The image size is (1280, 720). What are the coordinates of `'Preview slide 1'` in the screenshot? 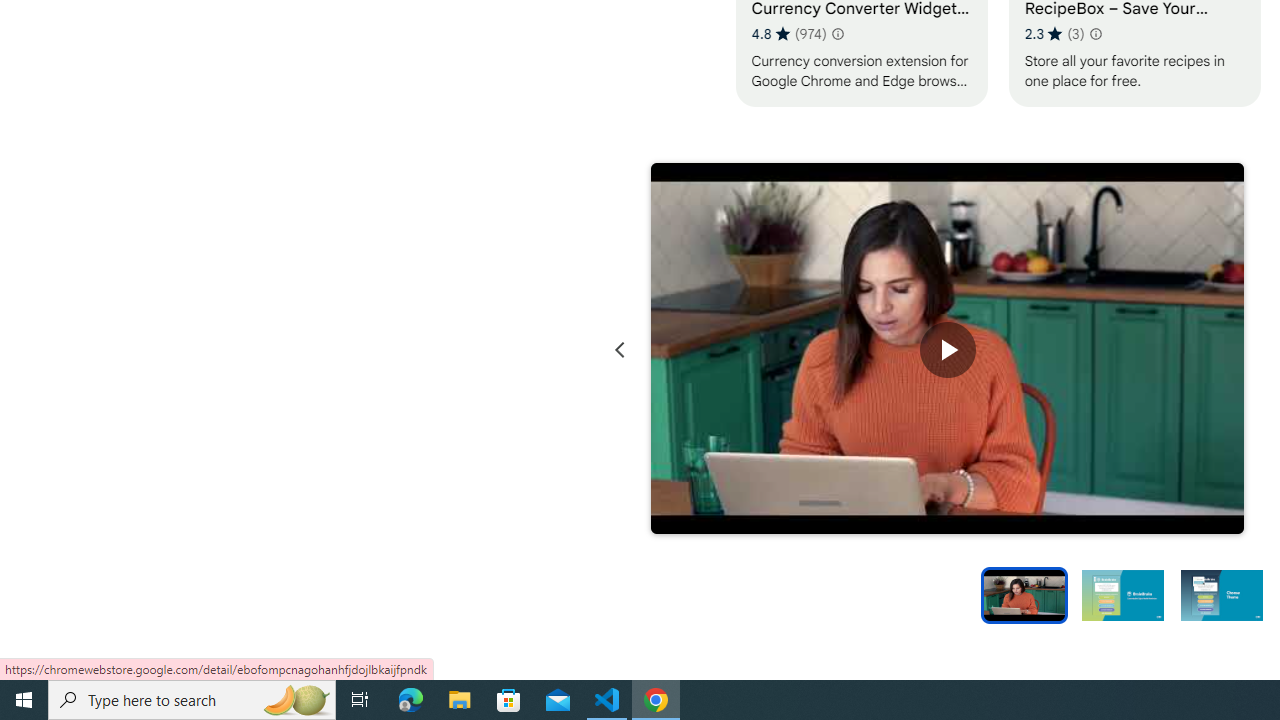 It's located at (1024, 593).